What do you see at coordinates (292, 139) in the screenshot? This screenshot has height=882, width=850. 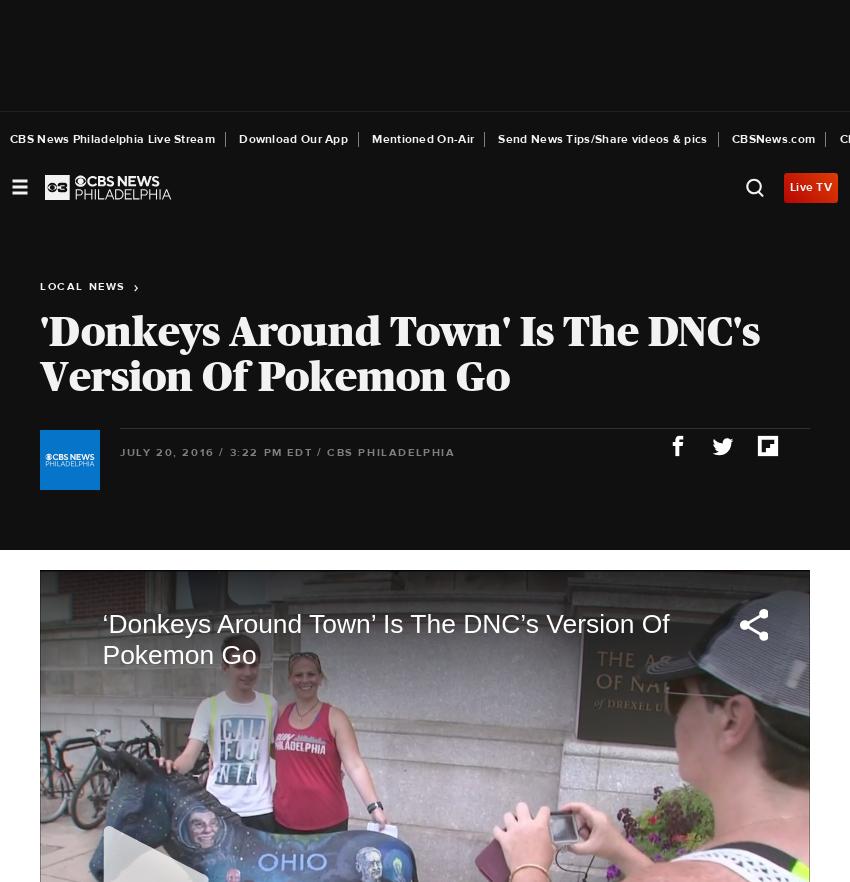 I see `'Download Our App'` at bounding box center [292, 139].